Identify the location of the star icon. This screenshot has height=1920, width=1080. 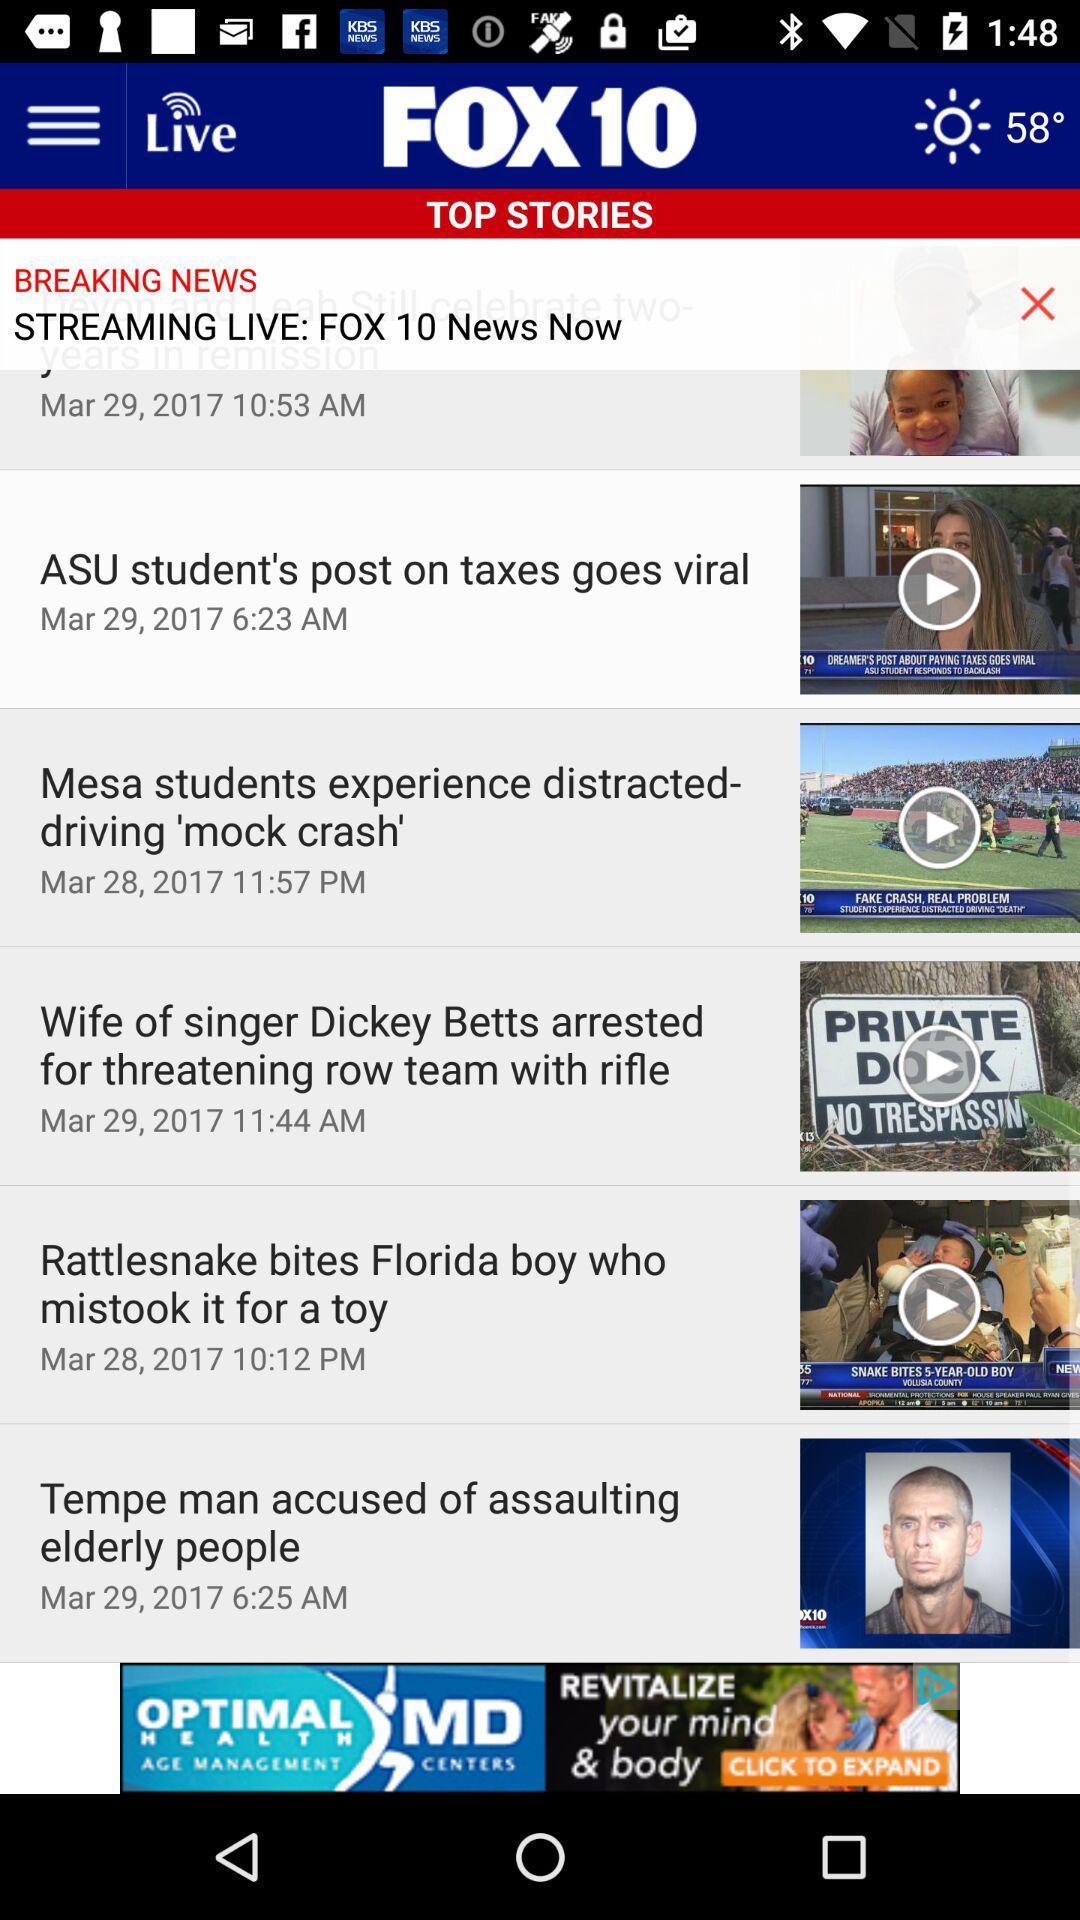
(988, 124).